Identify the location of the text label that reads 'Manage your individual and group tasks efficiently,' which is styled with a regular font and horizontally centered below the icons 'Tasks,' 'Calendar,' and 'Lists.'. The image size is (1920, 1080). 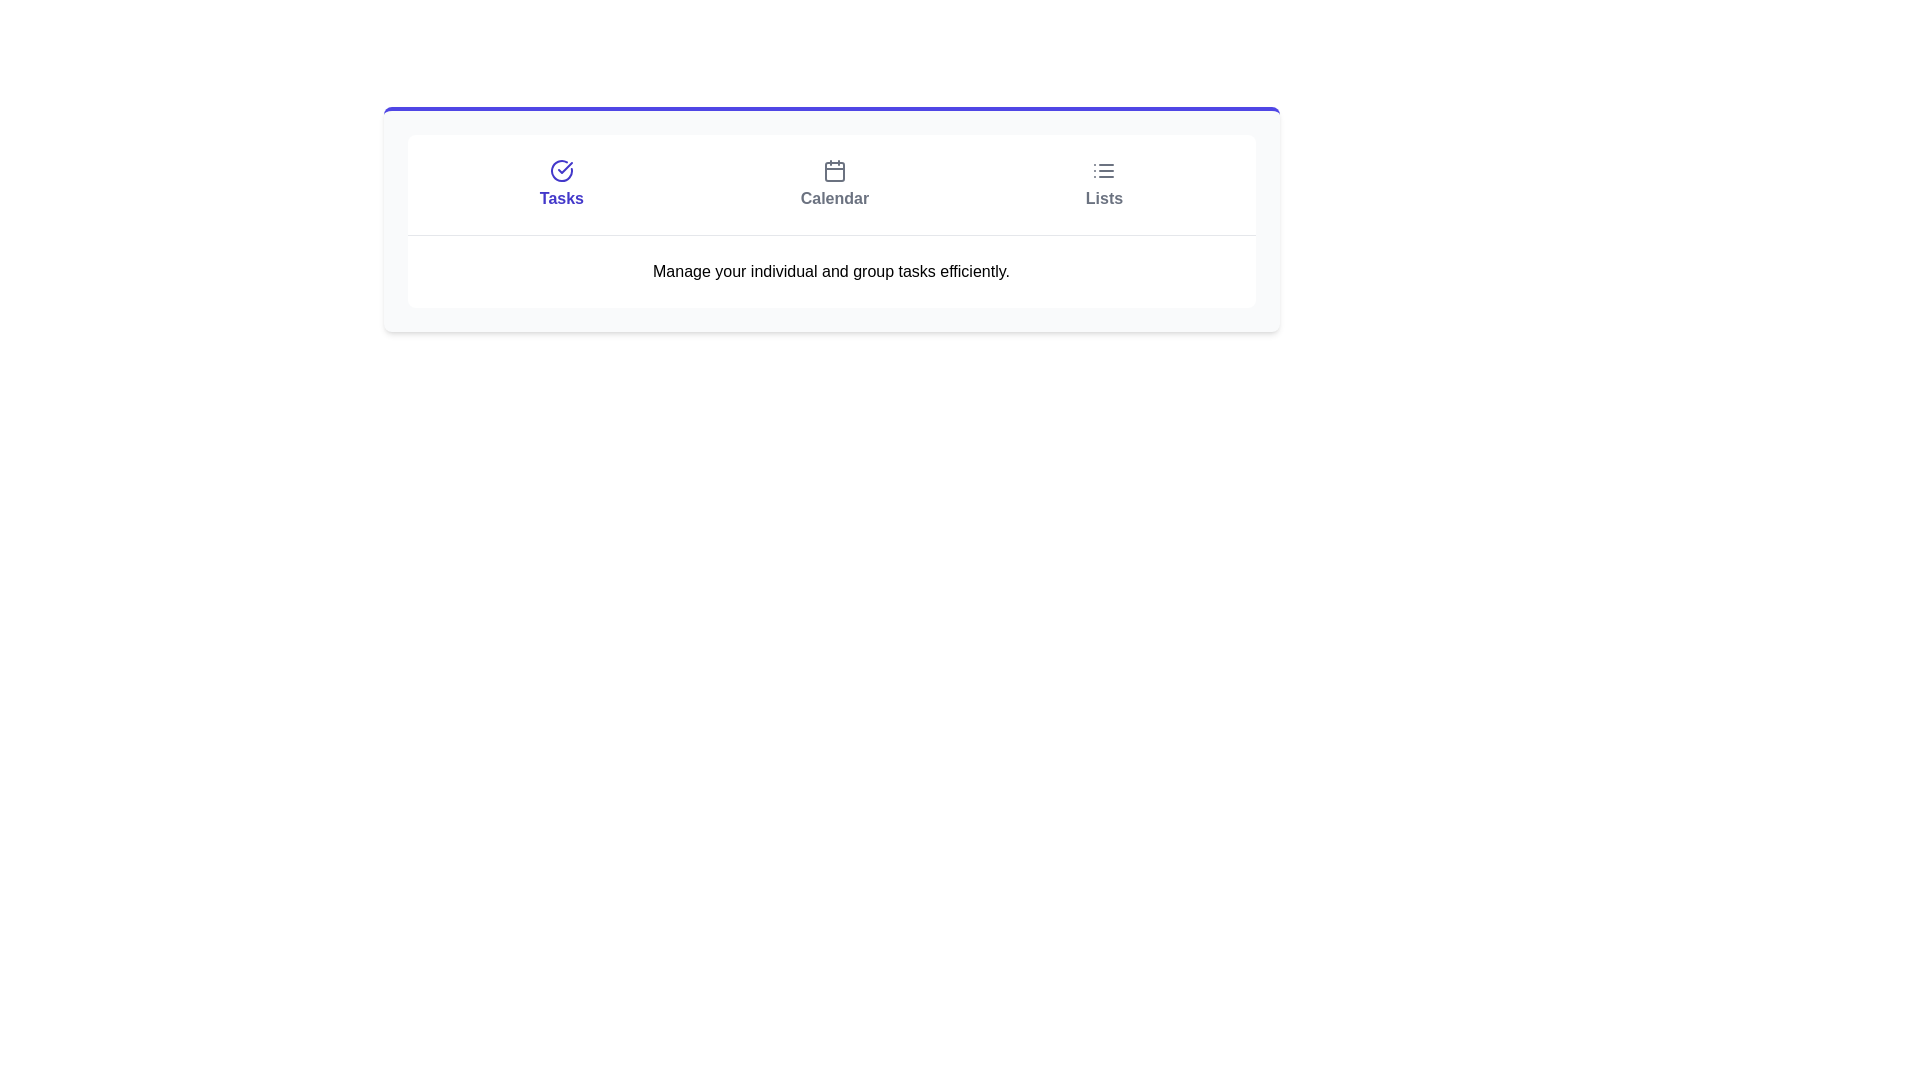
(831, 272).